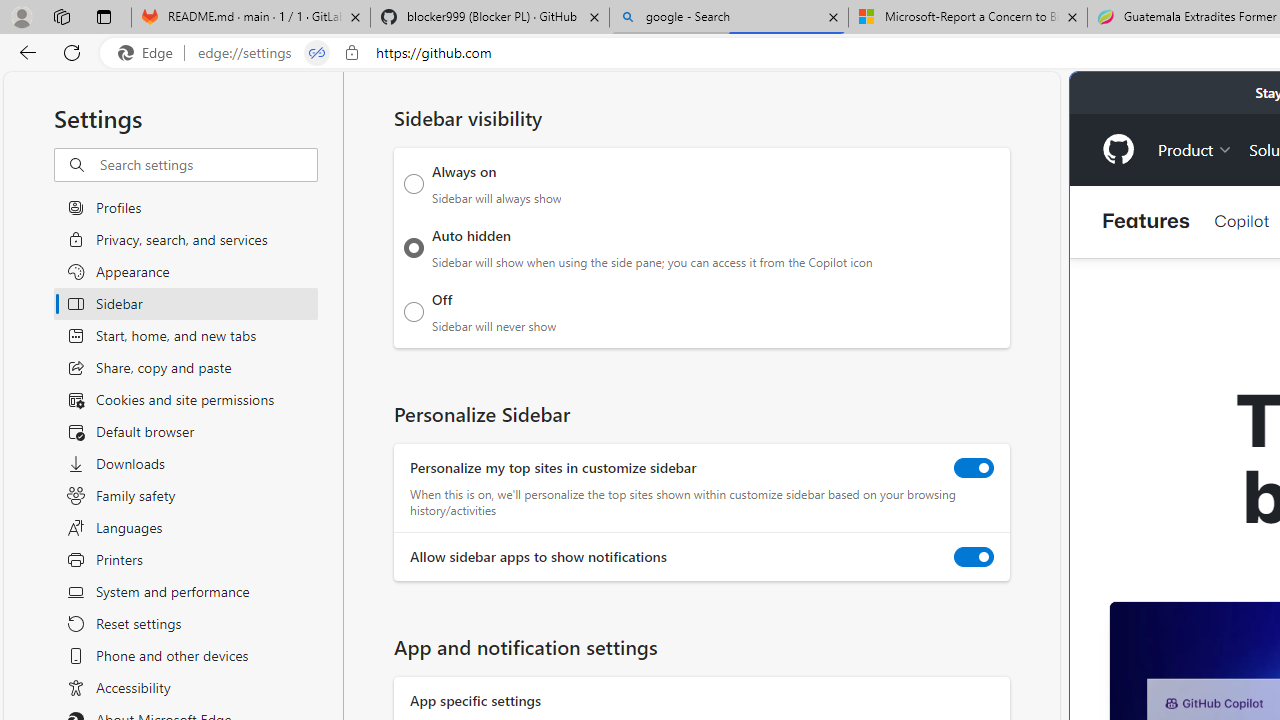 The width and height of the screenshot is (1280, 720). Describe the element at coordinates (974, 557) in the screenshot. I see `'Allow sidebar apps to show notifications'` at that location.